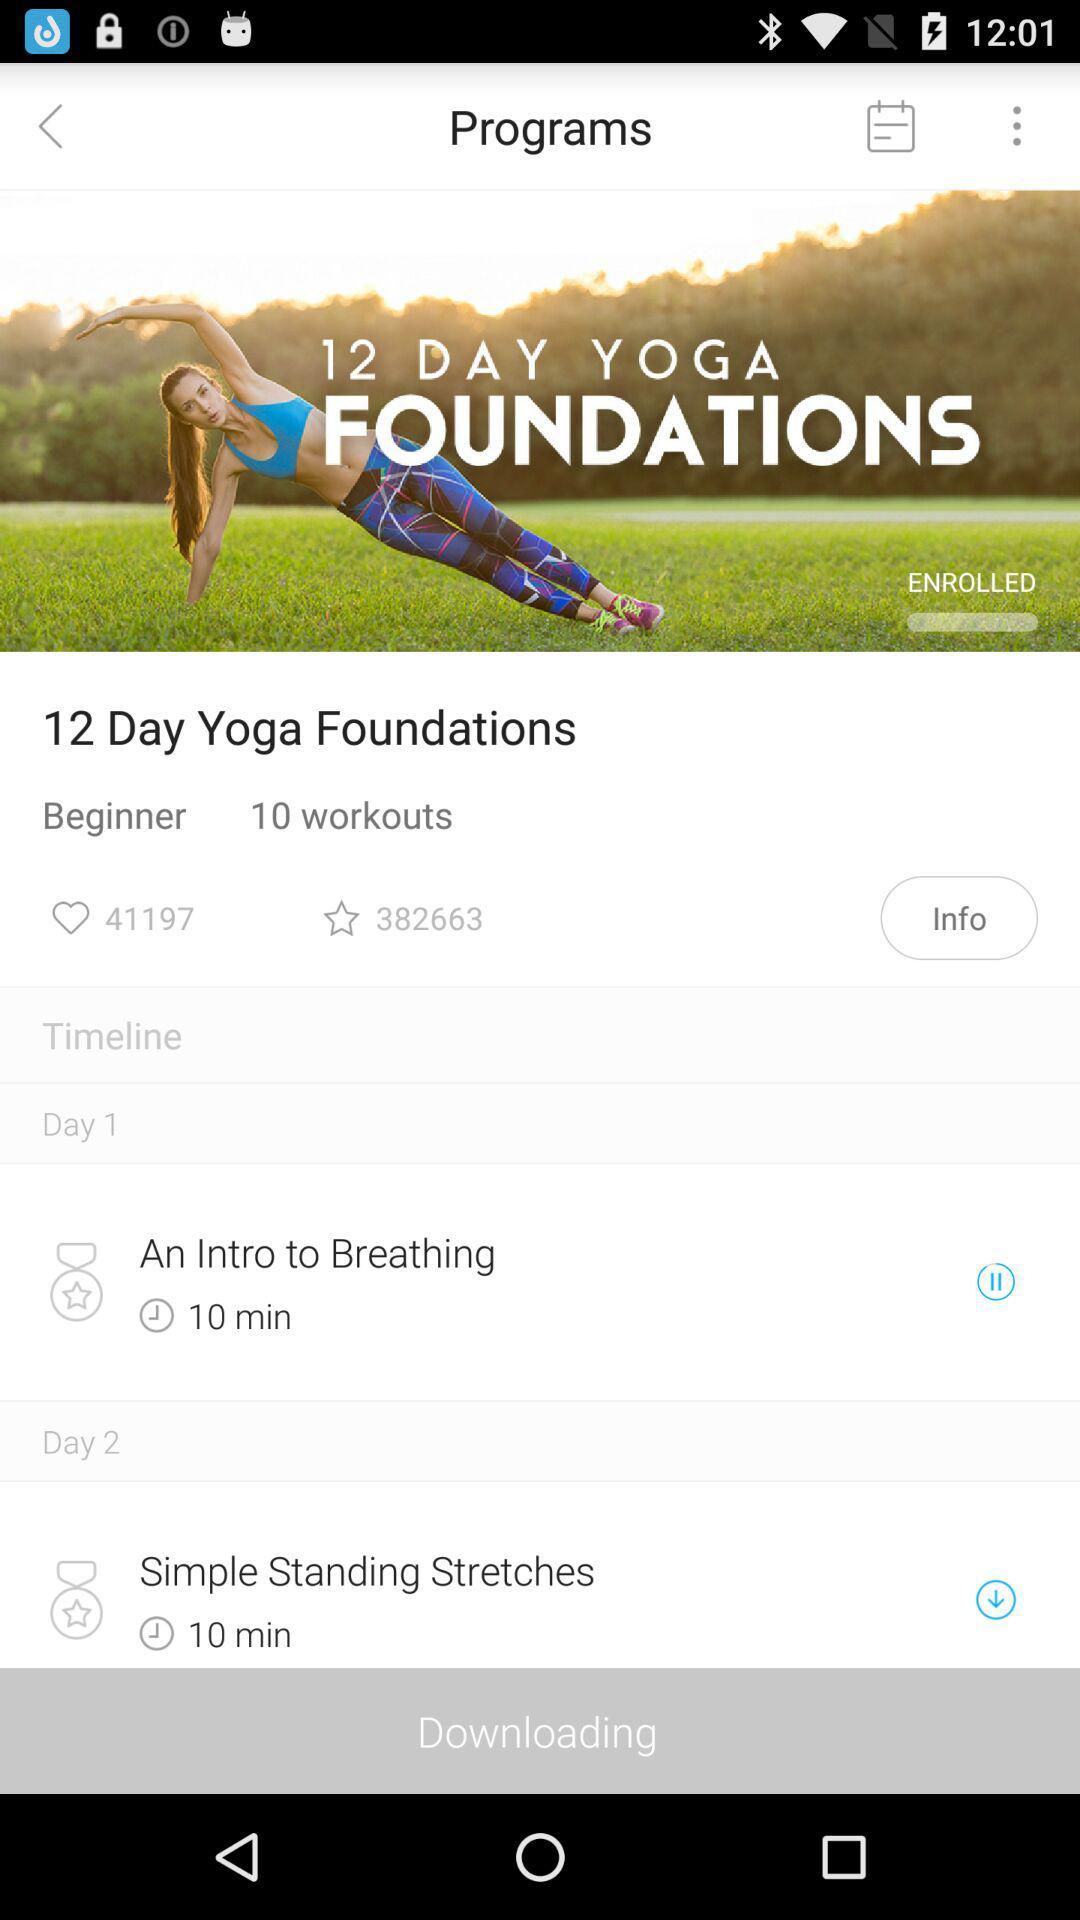 Image resolution: width=1080 pixels, height=1920 pixels. I want to click on more information, so click(1017, 124).